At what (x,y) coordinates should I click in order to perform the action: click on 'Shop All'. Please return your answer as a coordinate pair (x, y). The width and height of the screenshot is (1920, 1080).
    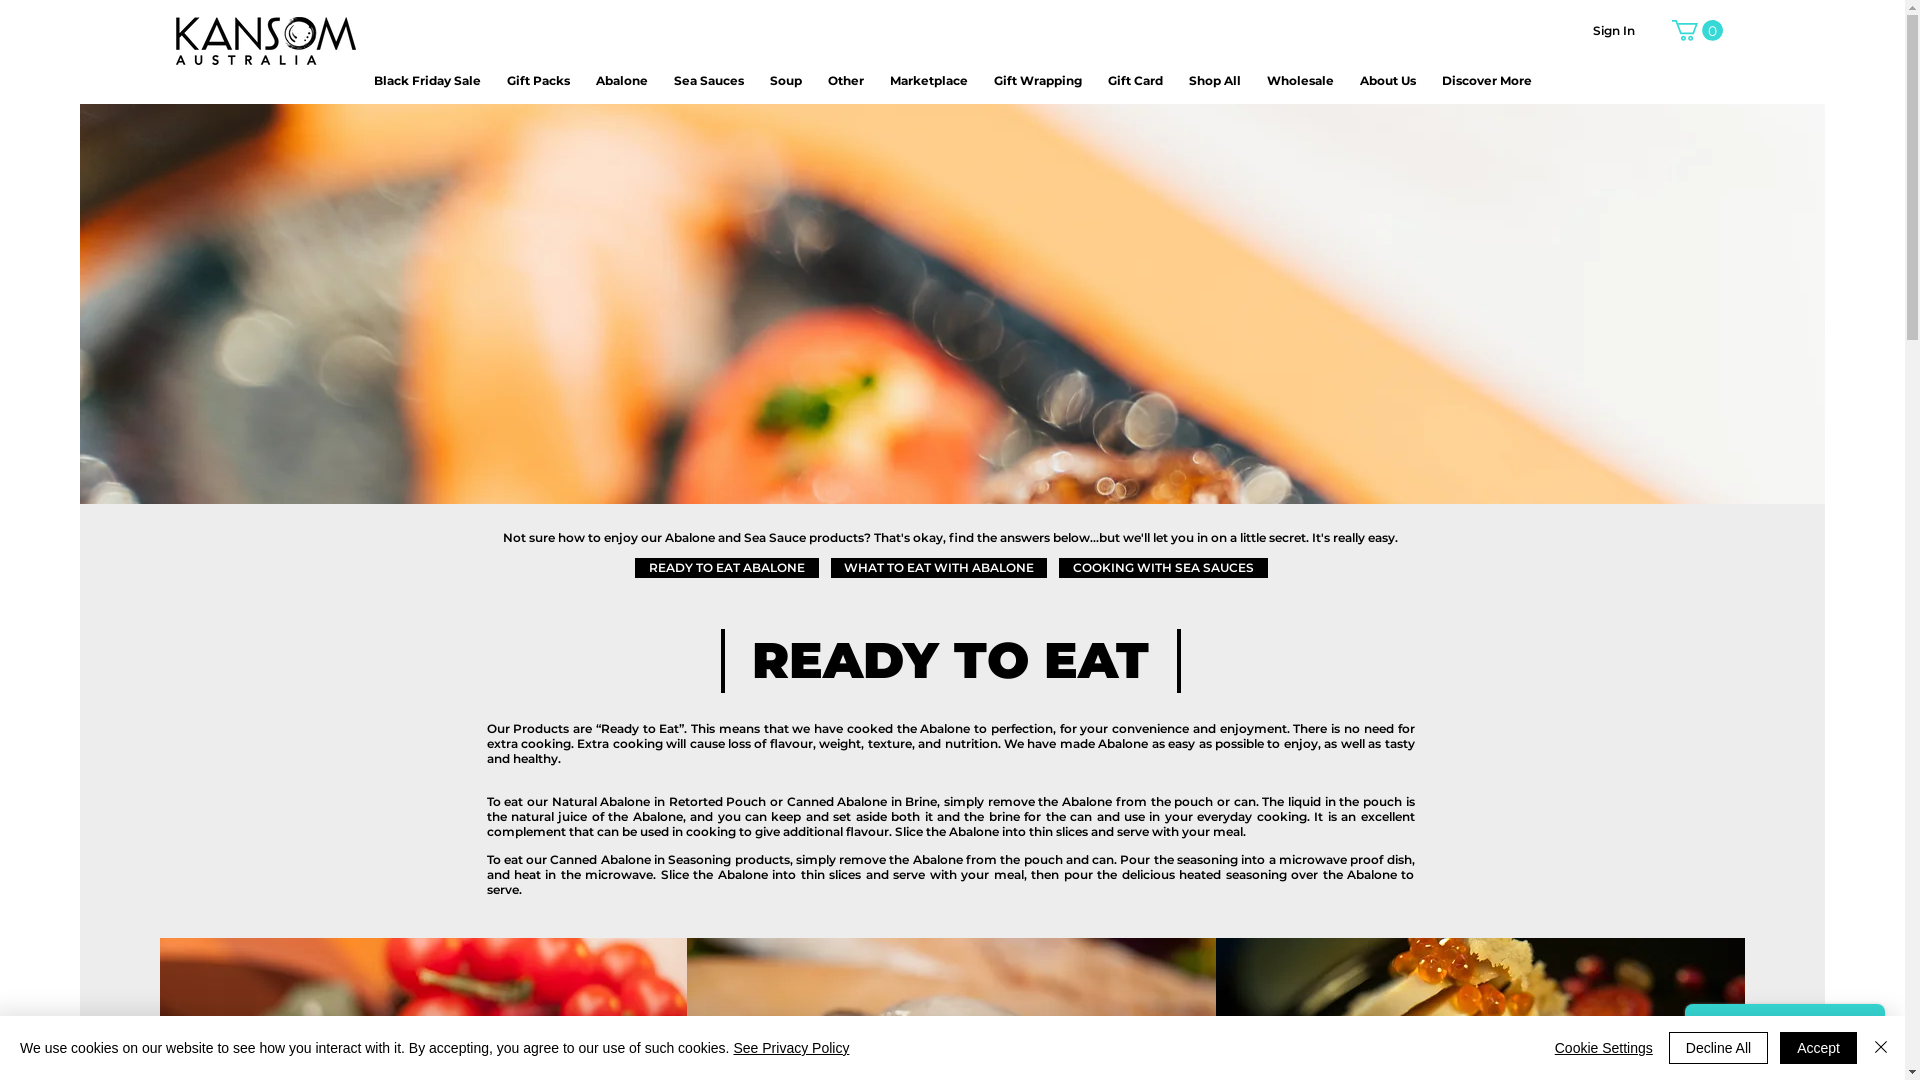
    Looking at the image, I should click on (1213, 79).